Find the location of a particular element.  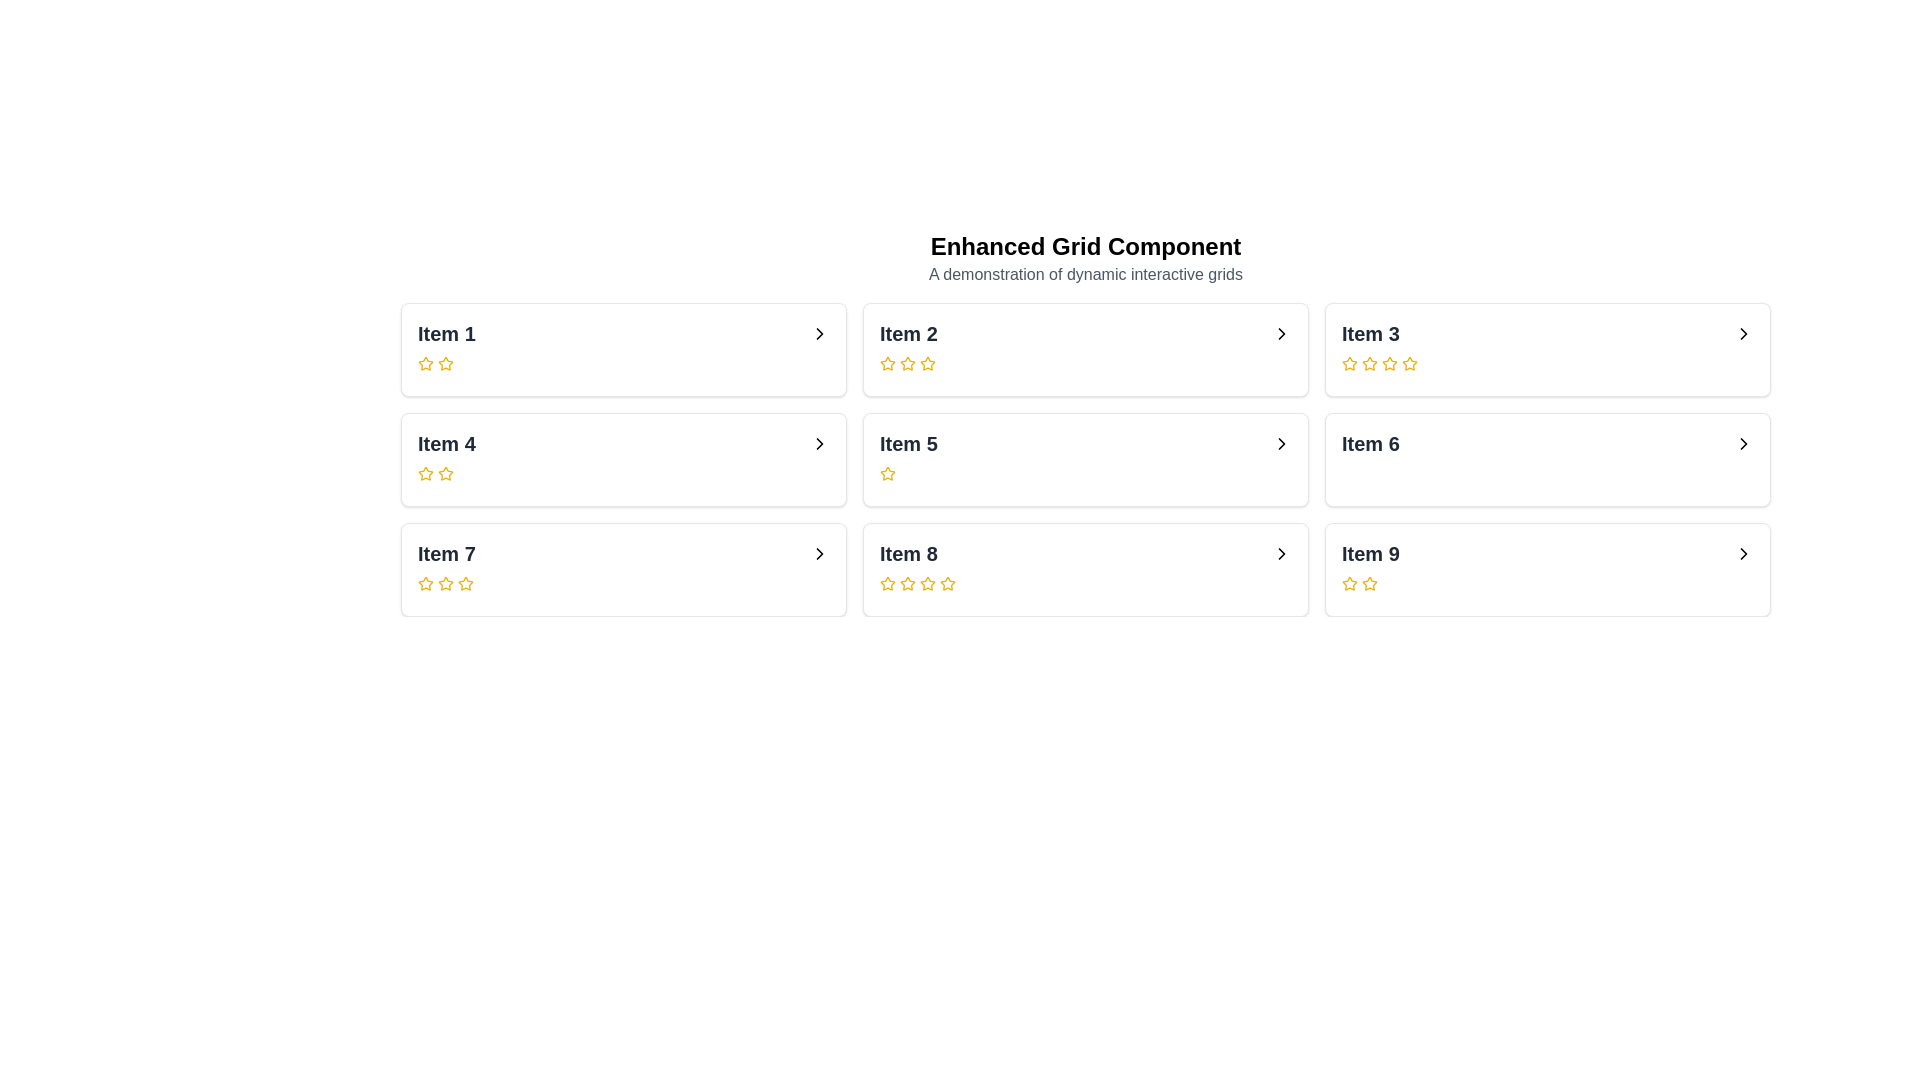

the rating value by clicking on the yellow star icons of the Rating star component located below the title 'Item 4' is located at coordinates (623, 474).